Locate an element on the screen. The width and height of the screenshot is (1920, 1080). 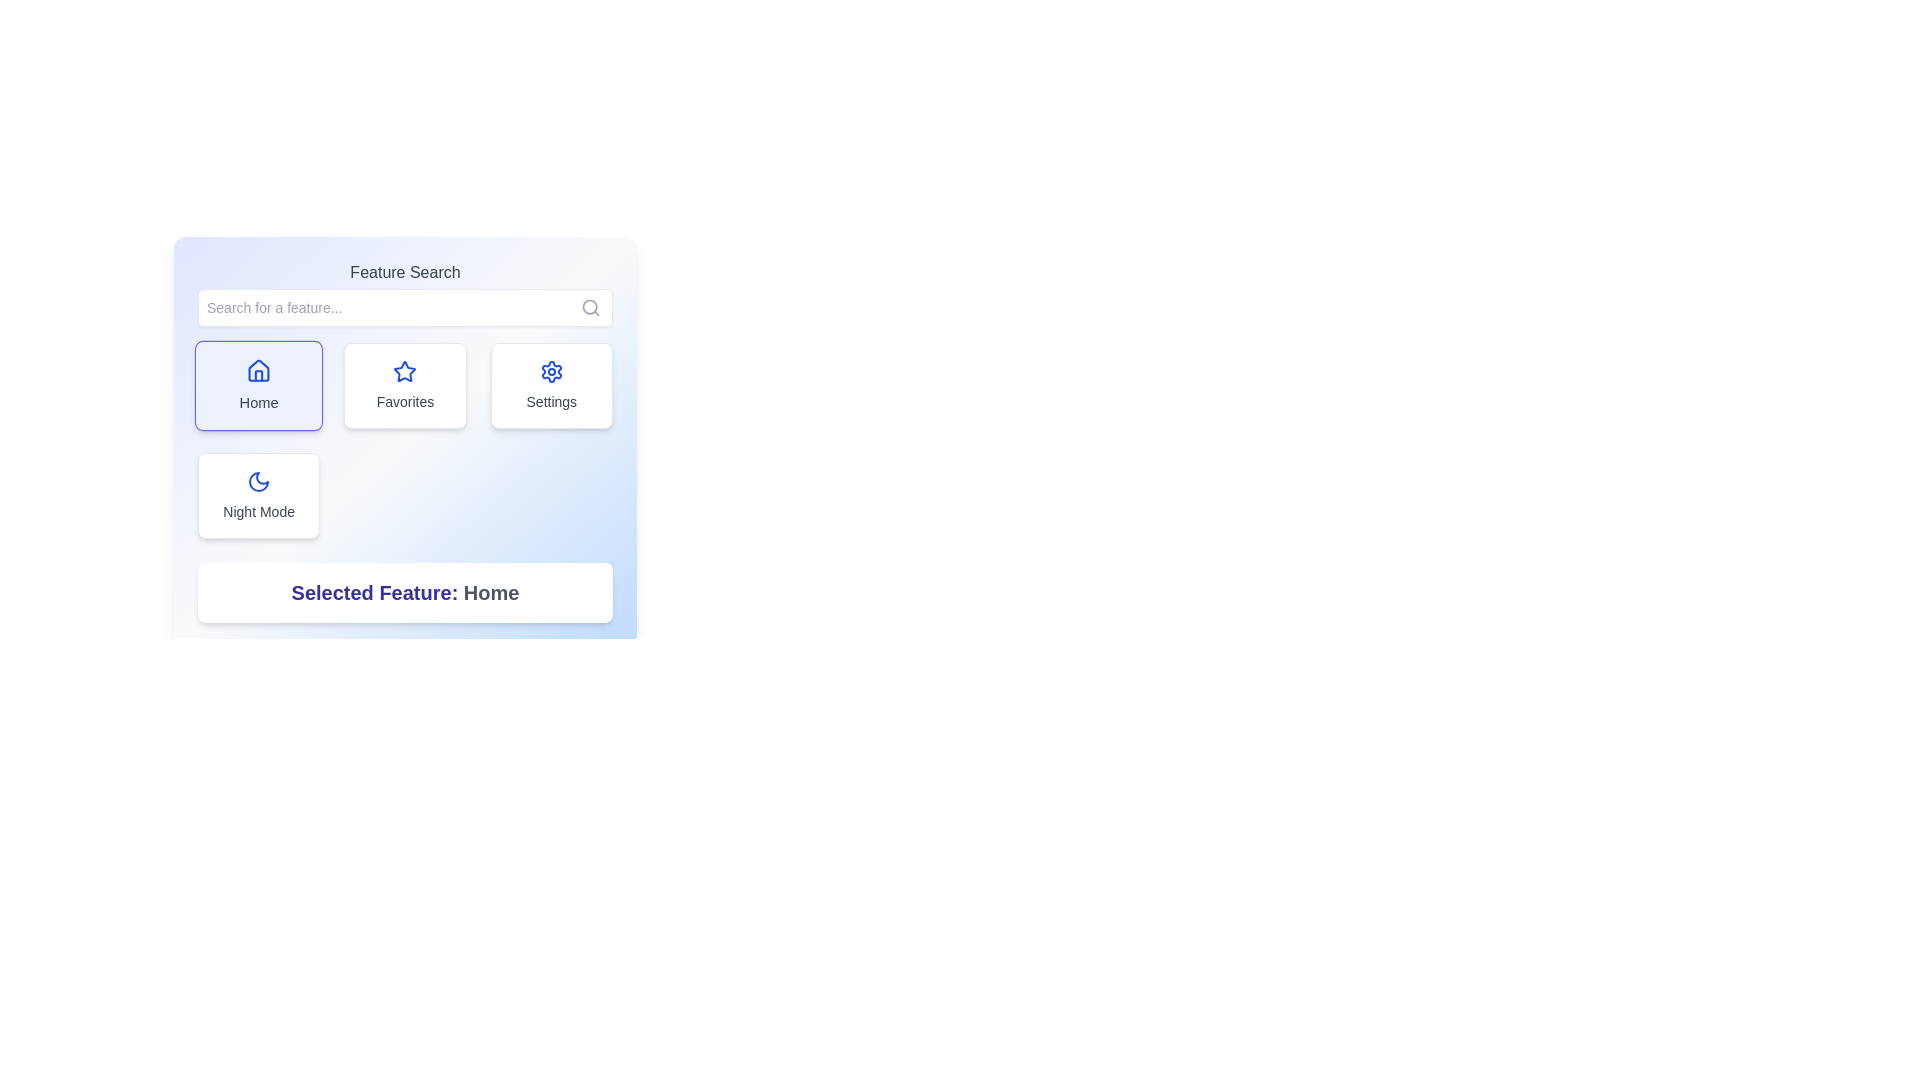
the search icon located at the far right of the input field labeled 'Search for a feature...' in the 'Feature Search' section is located at coordinates (589, 308).